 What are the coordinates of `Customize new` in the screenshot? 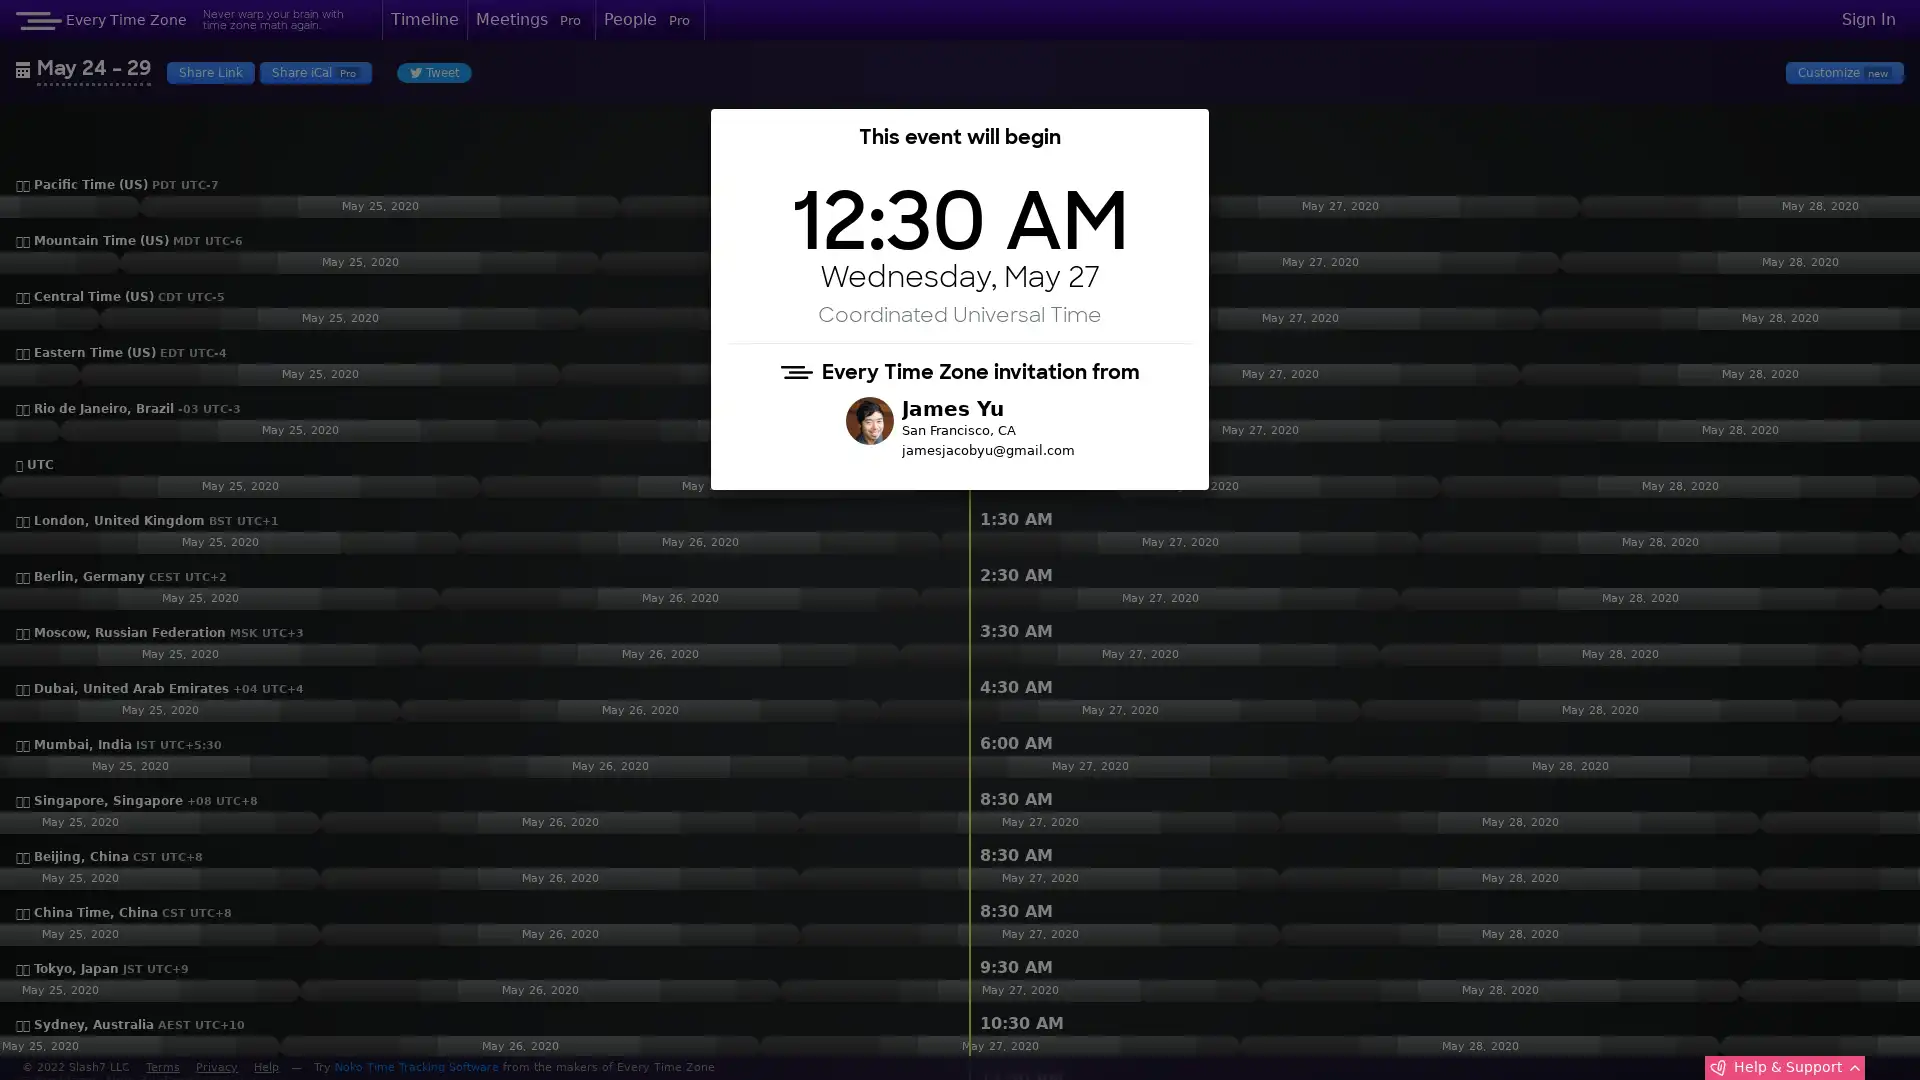 It's located at (1843, 71).